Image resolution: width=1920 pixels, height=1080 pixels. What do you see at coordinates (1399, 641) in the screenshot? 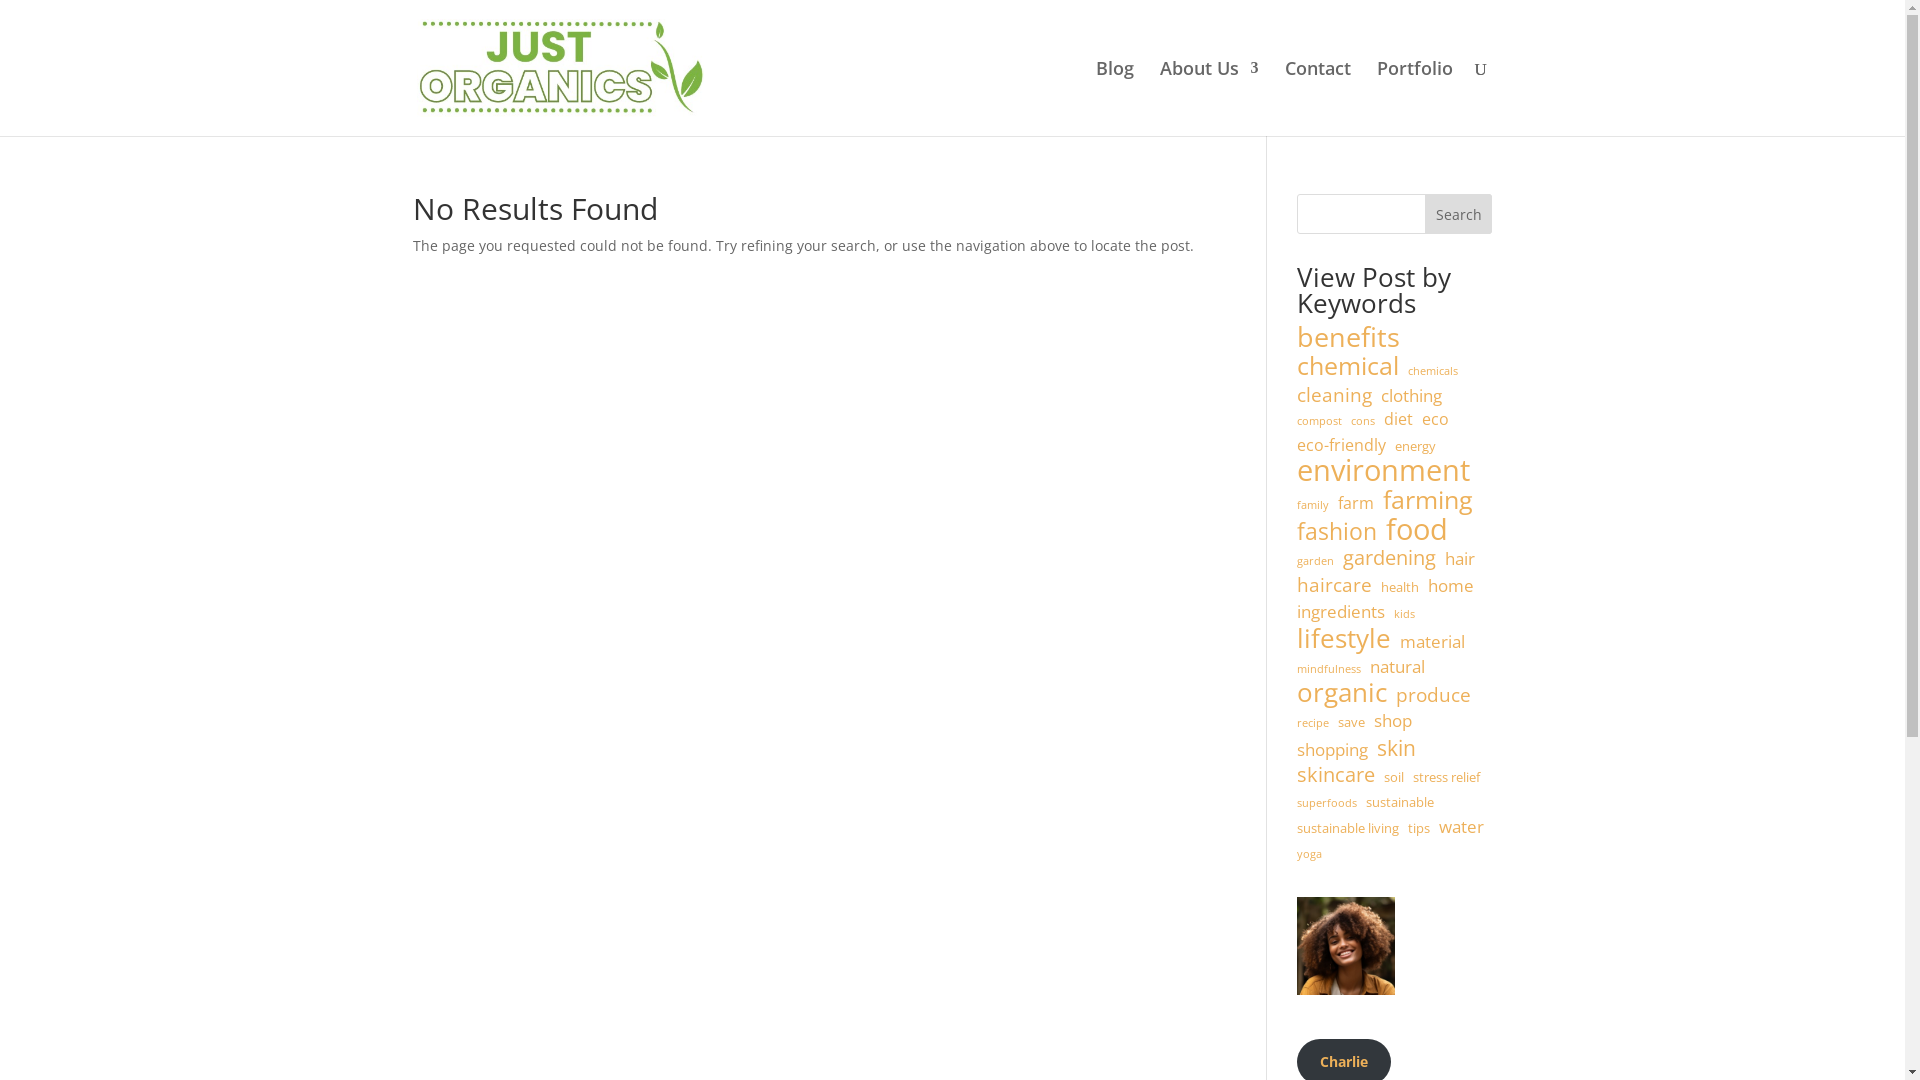
I see `'material'` at bounding box center [1399, 641].